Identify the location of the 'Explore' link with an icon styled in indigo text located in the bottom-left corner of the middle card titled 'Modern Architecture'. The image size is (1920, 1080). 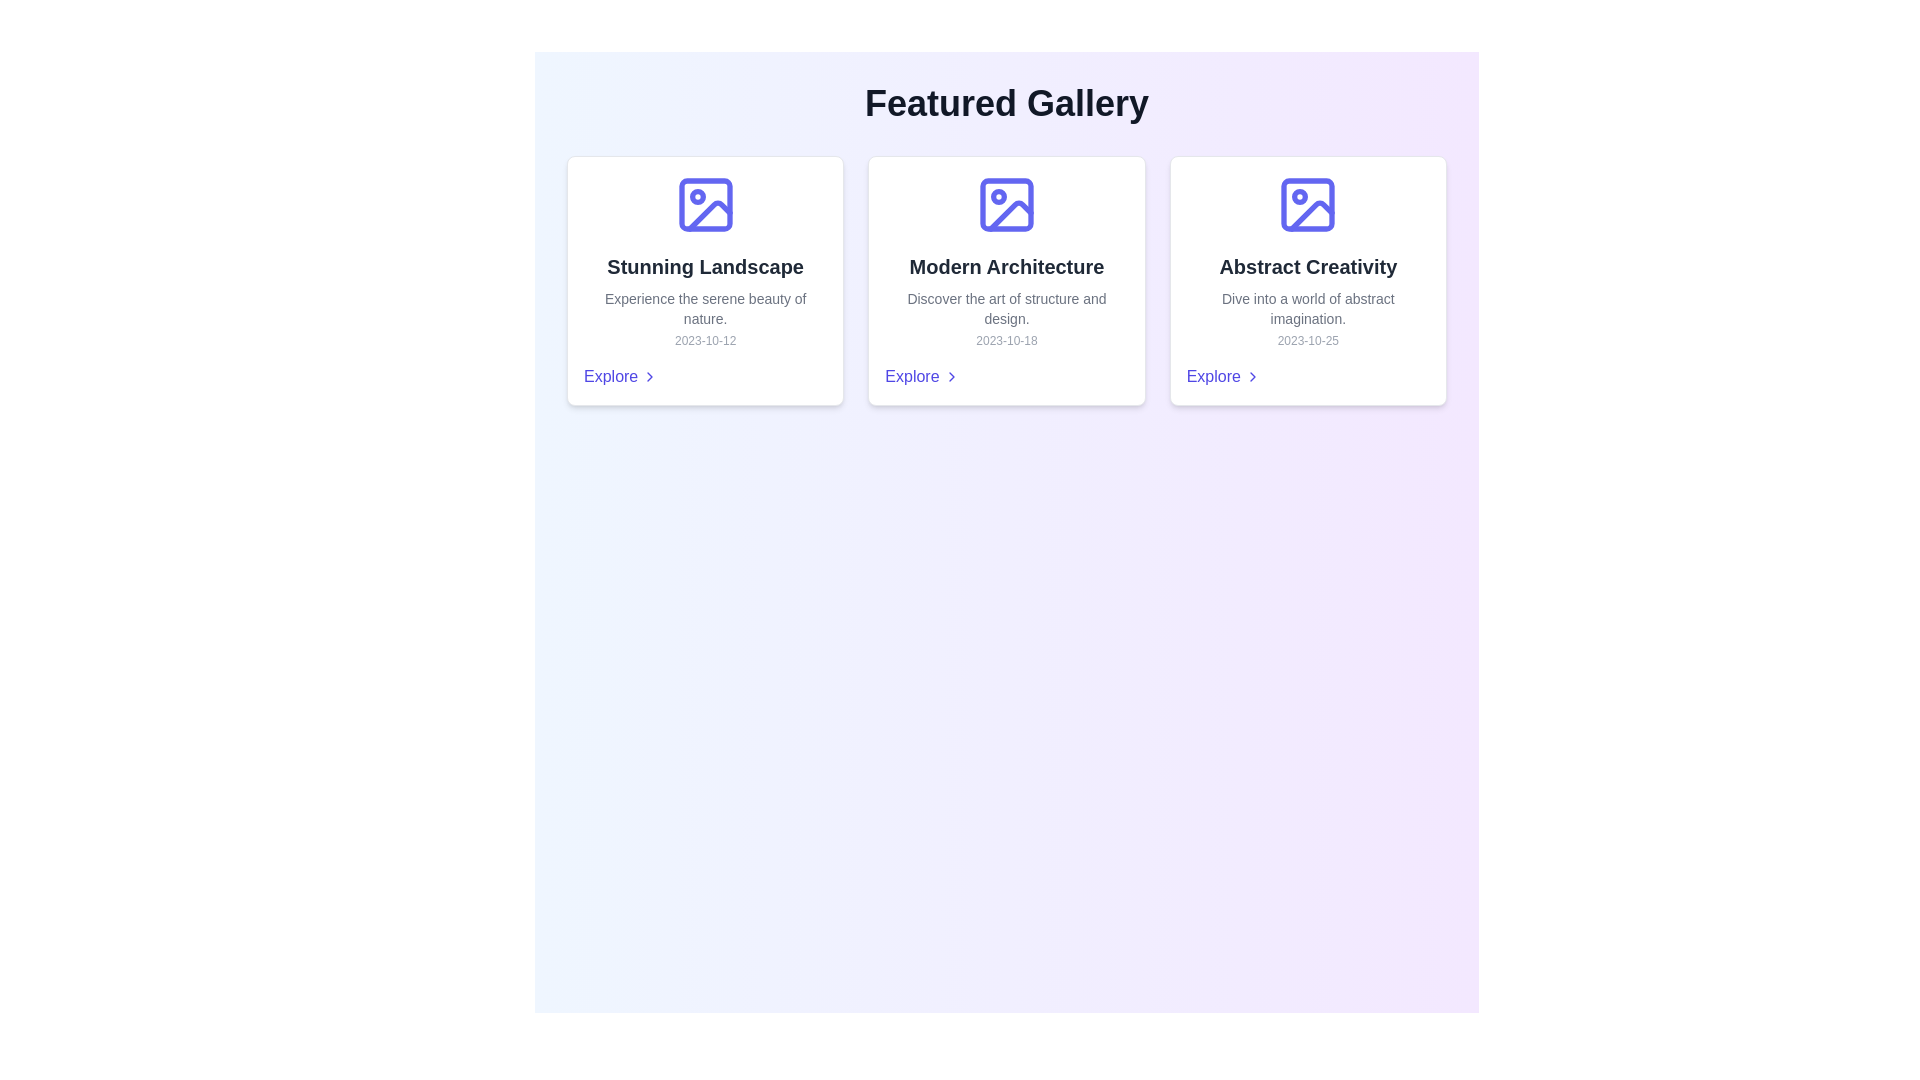
(920, 377).